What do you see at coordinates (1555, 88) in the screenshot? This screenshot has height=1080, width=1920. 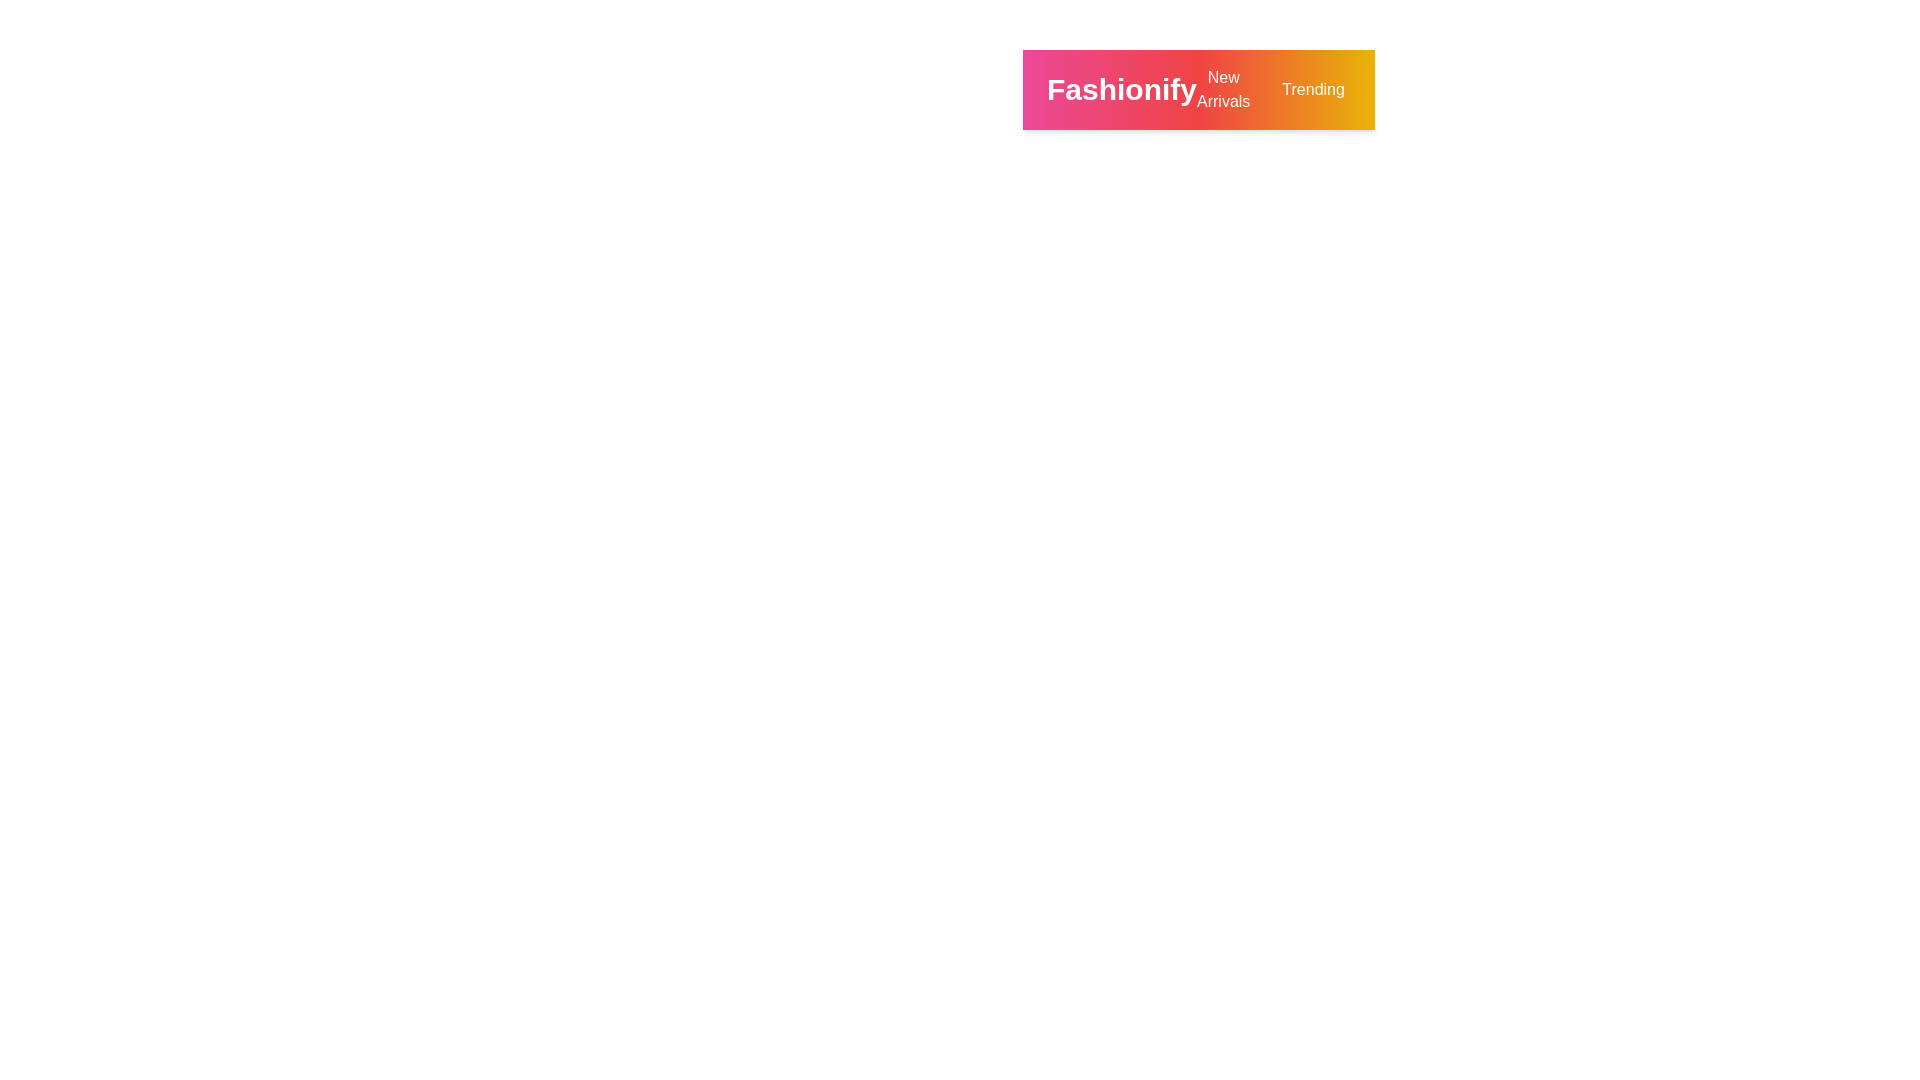 I see `the shopping bag icon to view the shopping cart` at bounding box center [1555, 88].